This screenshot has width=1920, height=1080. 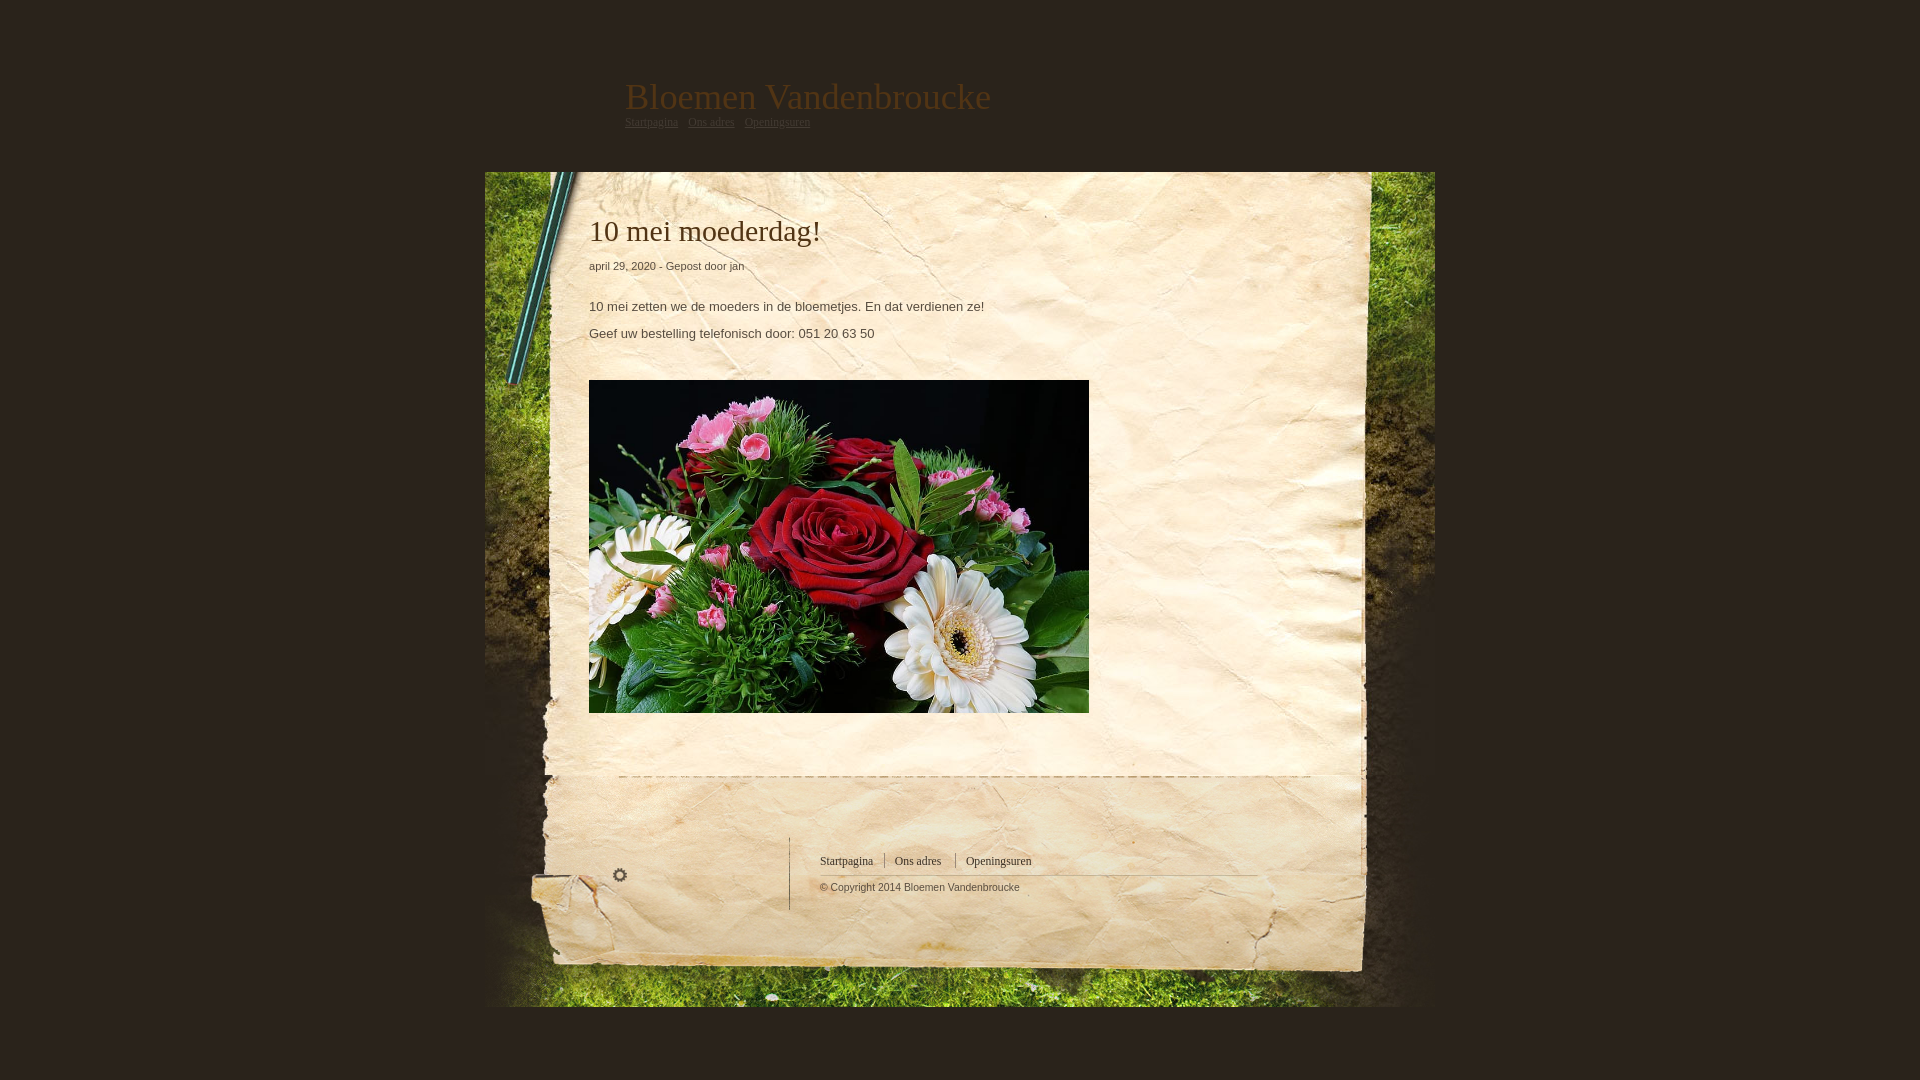 What do you see at coordinates (687, 122) in the screenshot?
I see `'Ons adres'` at bounding box center [687, 122].